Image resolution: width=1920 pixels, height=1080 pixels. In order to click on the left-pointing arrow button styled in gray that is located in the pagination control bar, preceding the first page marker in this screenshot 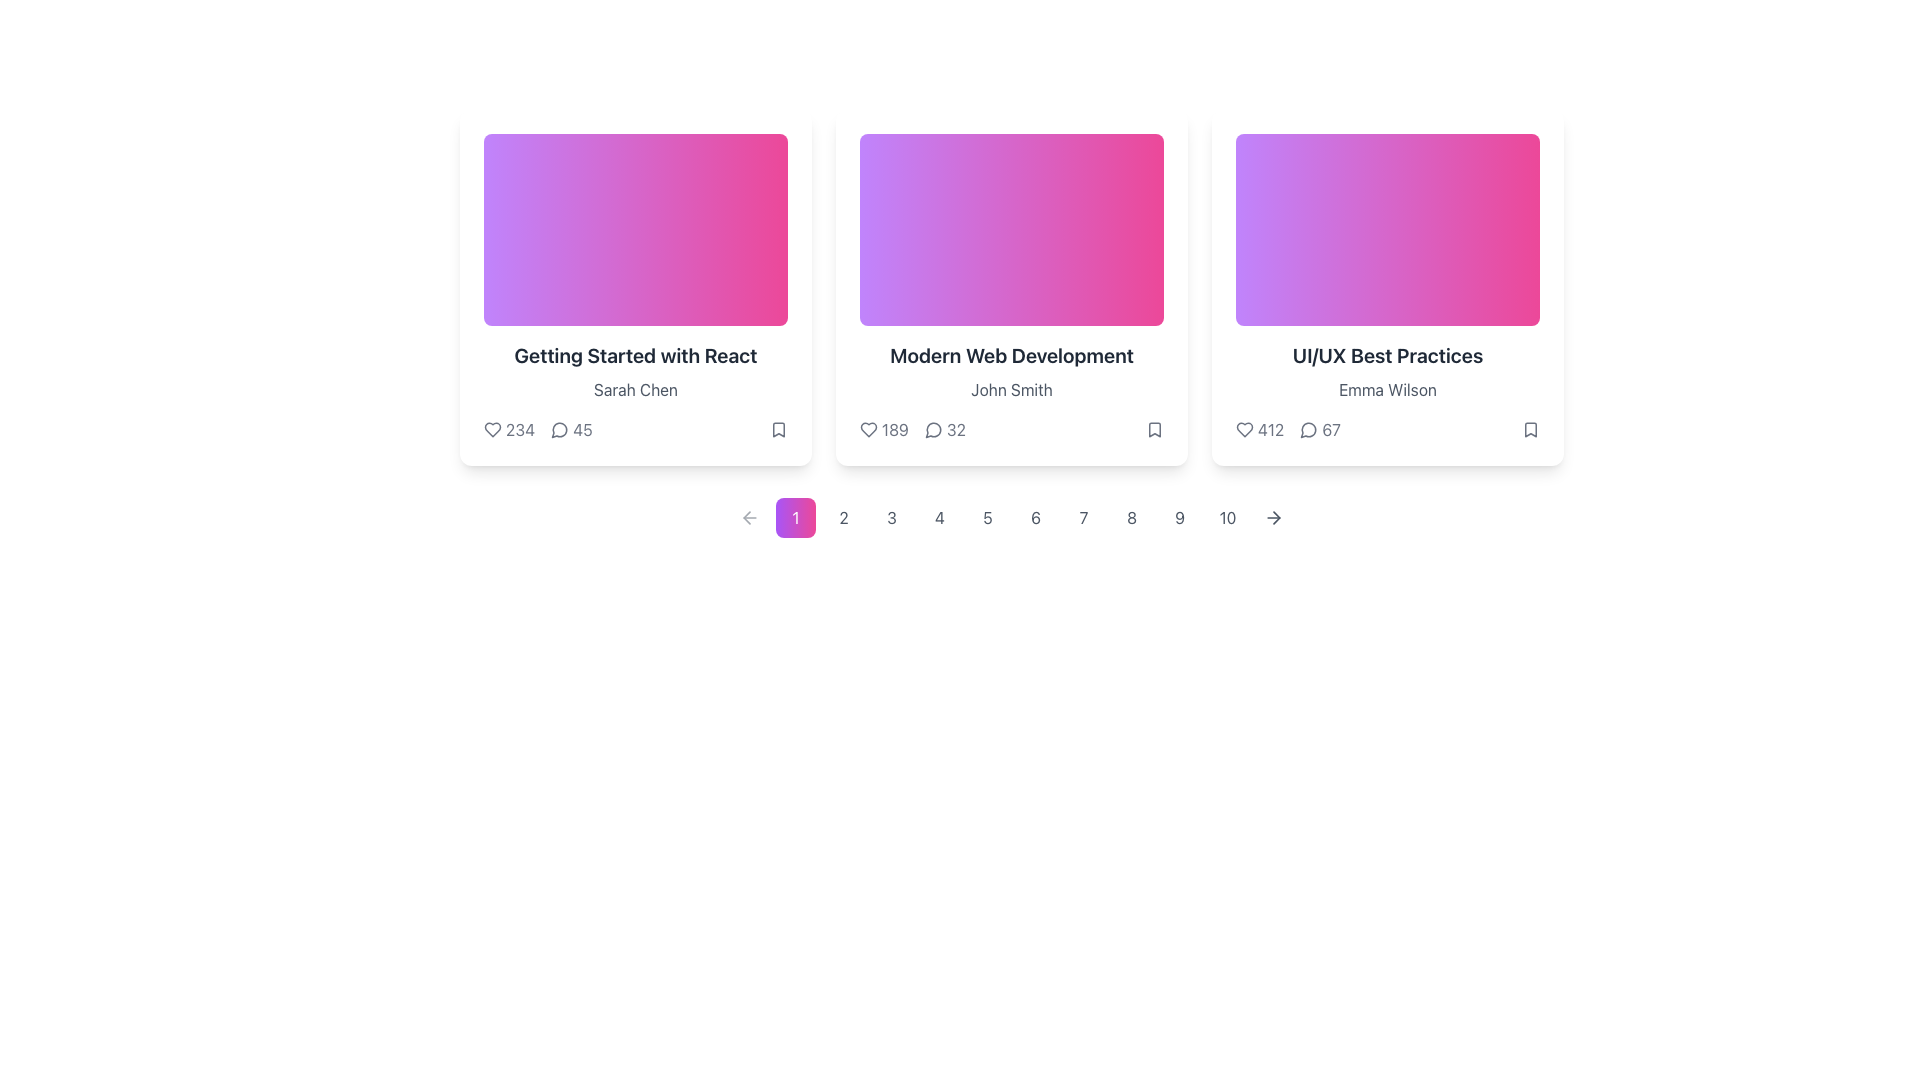, I will do `click(748, 516)`.